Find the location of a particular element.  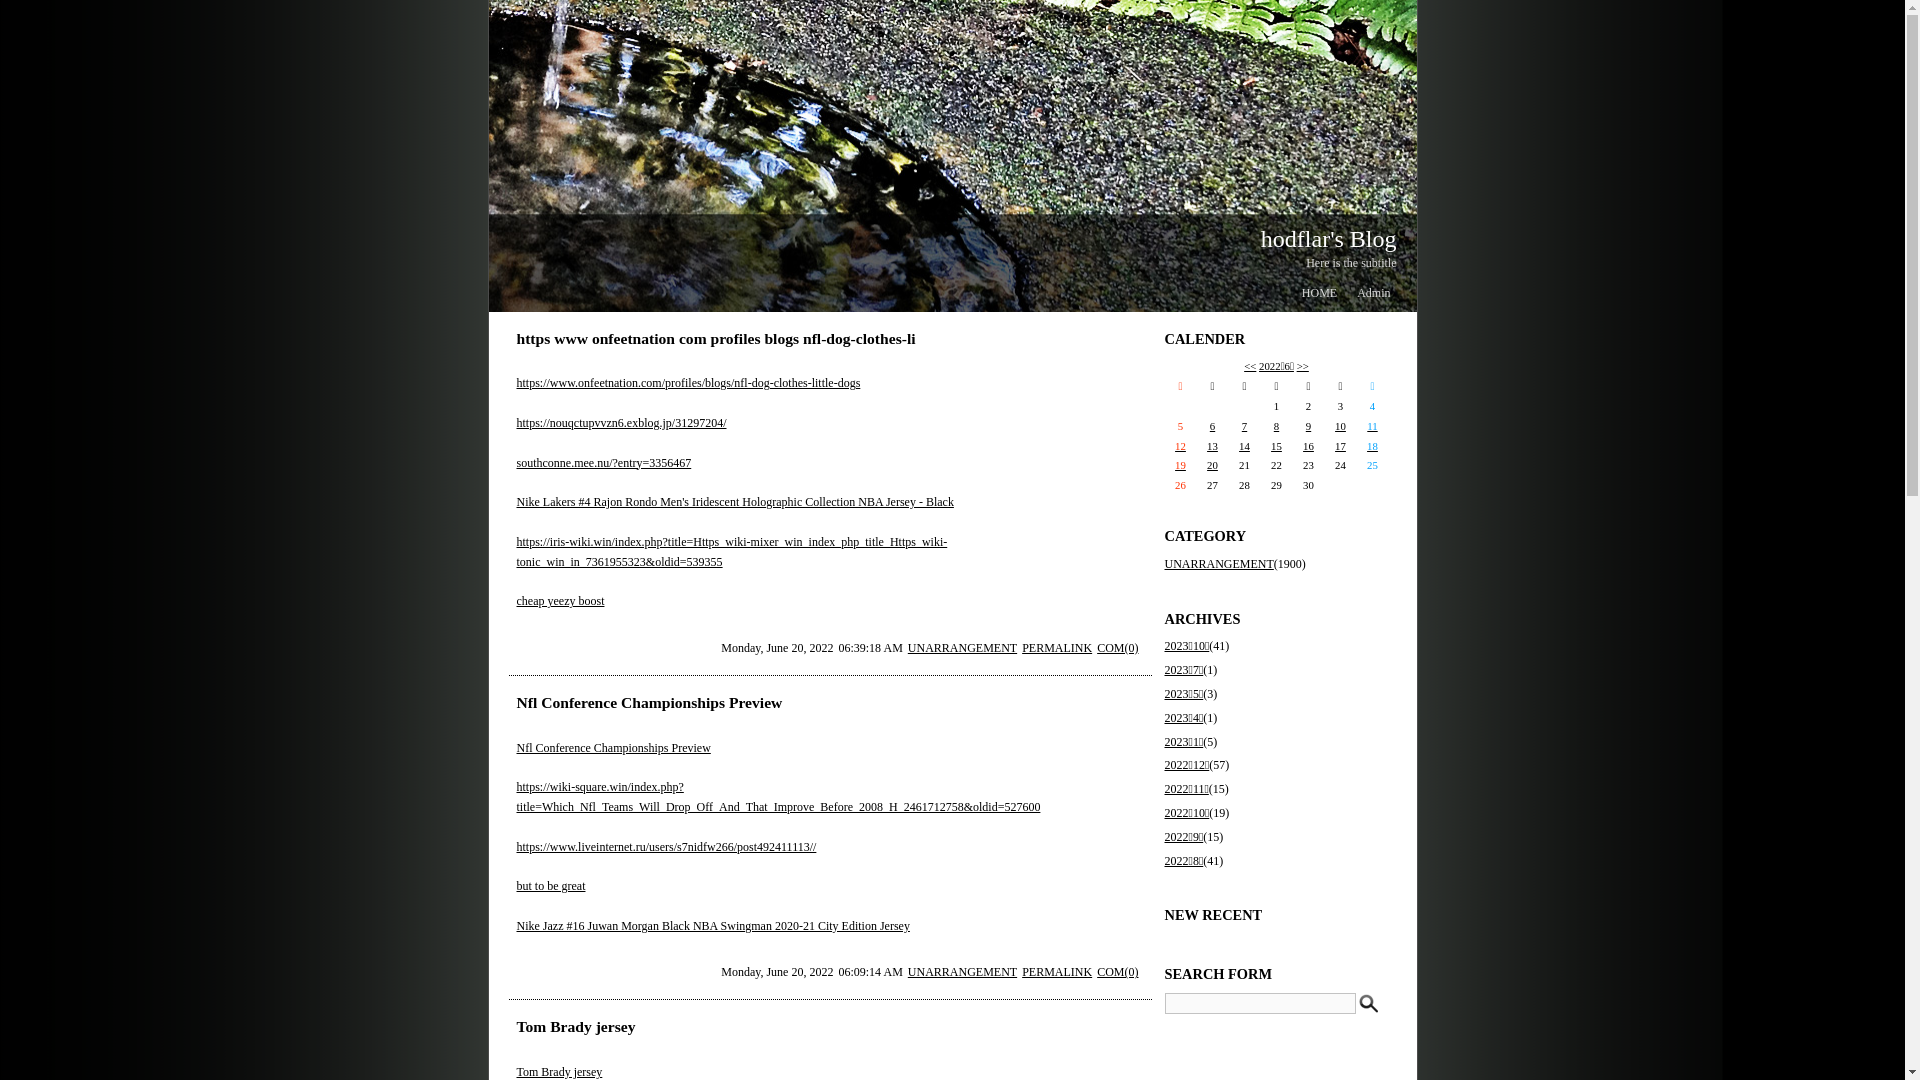

'https://nouqctupvvzn6.exblog.jp/31297204/' is located at coordinates (619, 422).